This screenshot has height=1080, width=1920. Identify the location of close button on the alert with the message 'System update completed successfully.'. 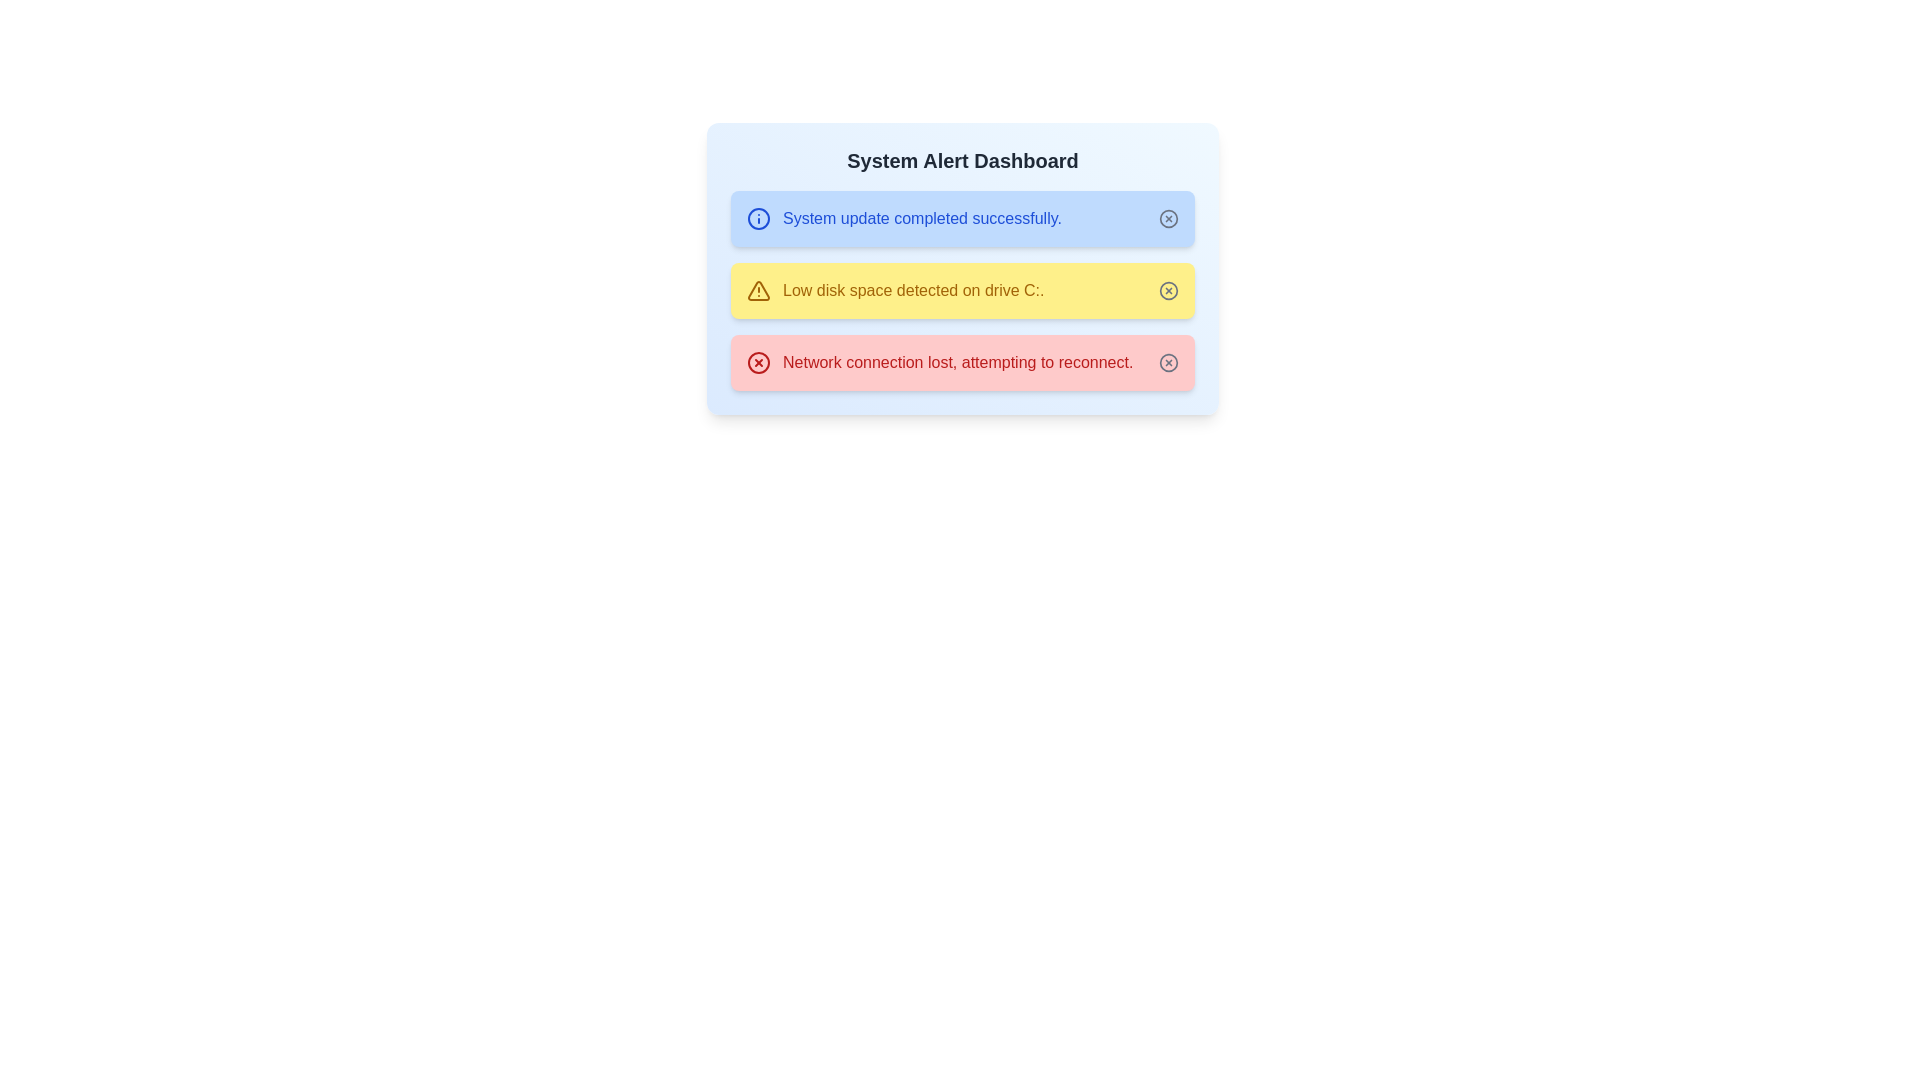
(1169, 219).